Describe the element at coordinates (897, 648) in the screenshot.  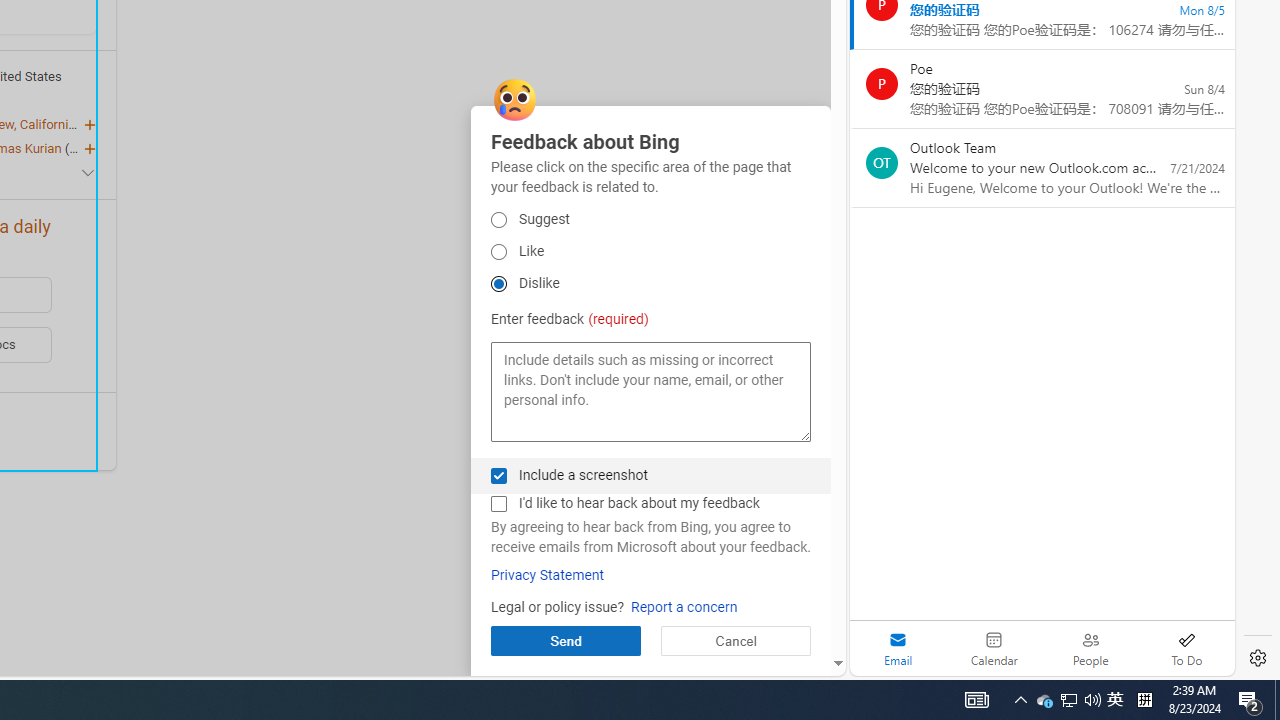
I see `'Selected mail module'` at that location.